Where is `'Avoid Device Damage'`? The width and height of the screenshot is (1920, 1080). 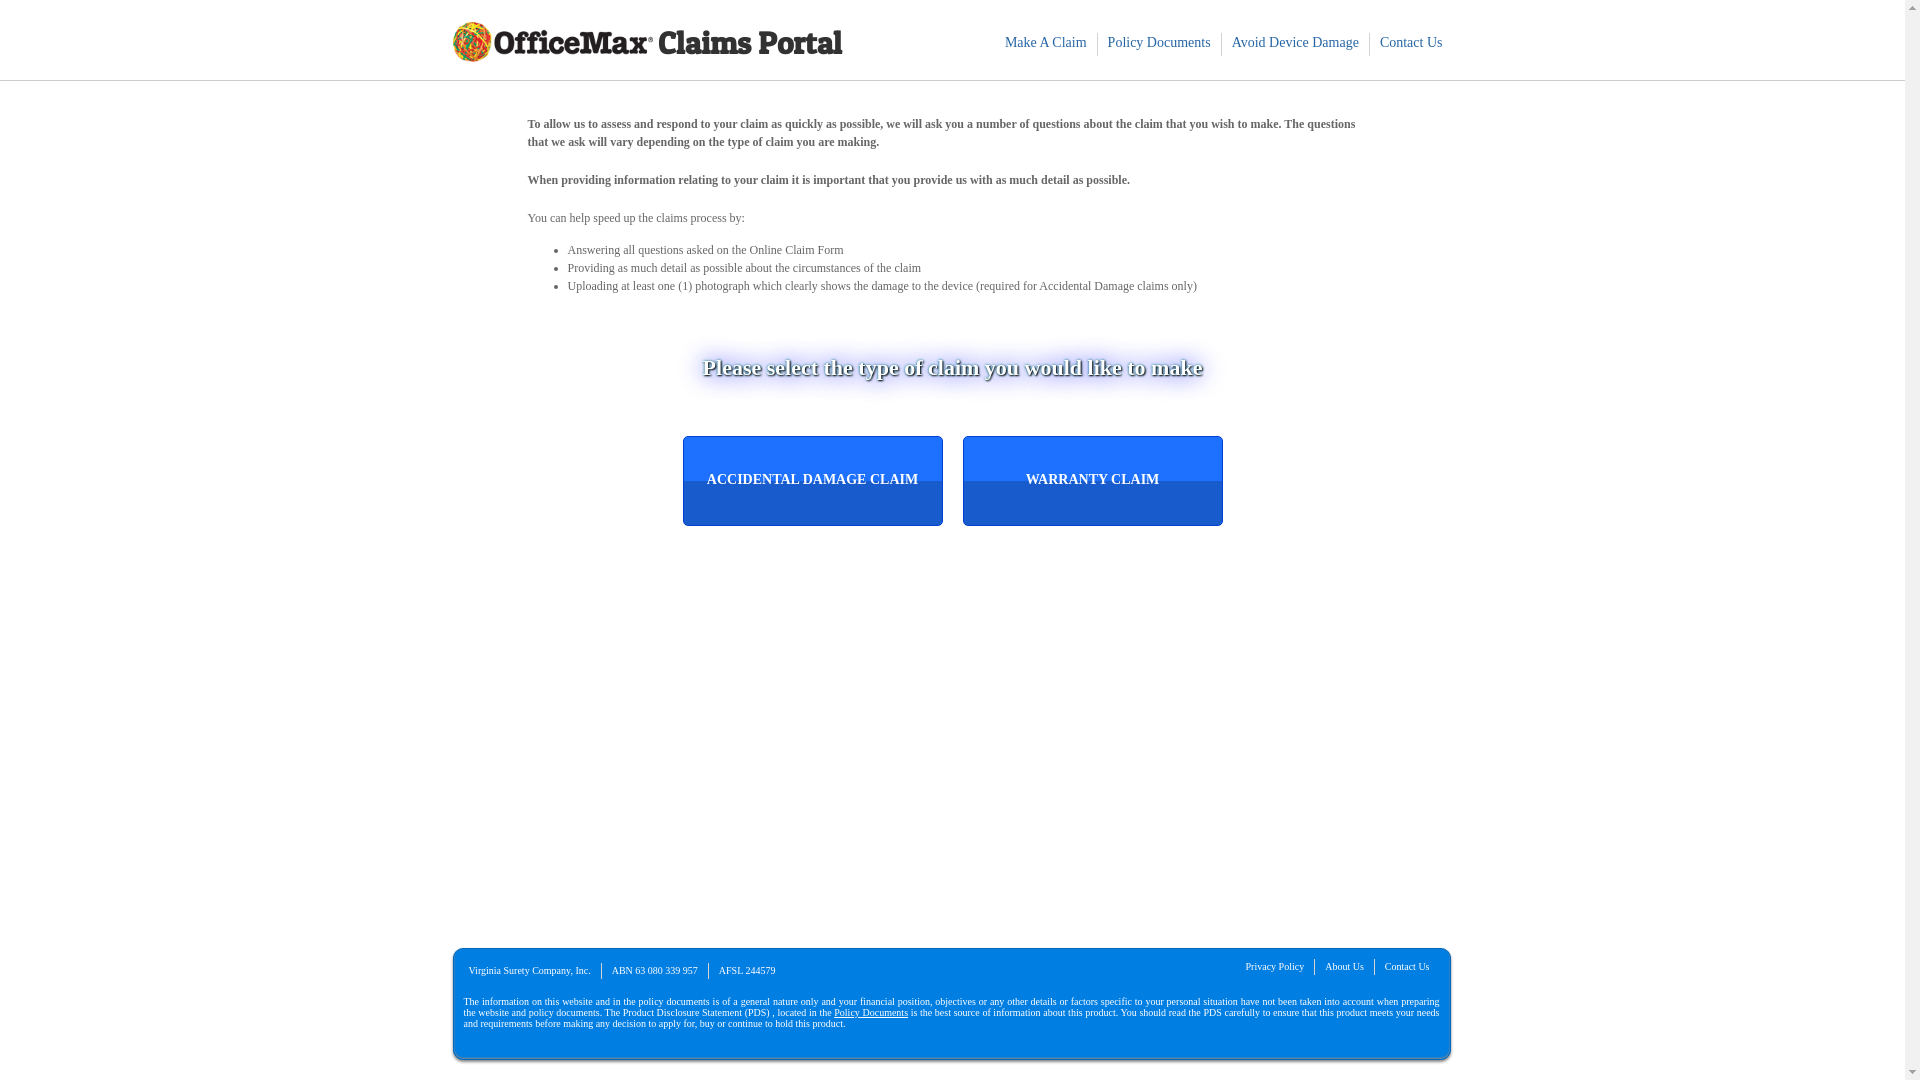 'Avoid Device Damage' is located at coordinates (1295, 42).